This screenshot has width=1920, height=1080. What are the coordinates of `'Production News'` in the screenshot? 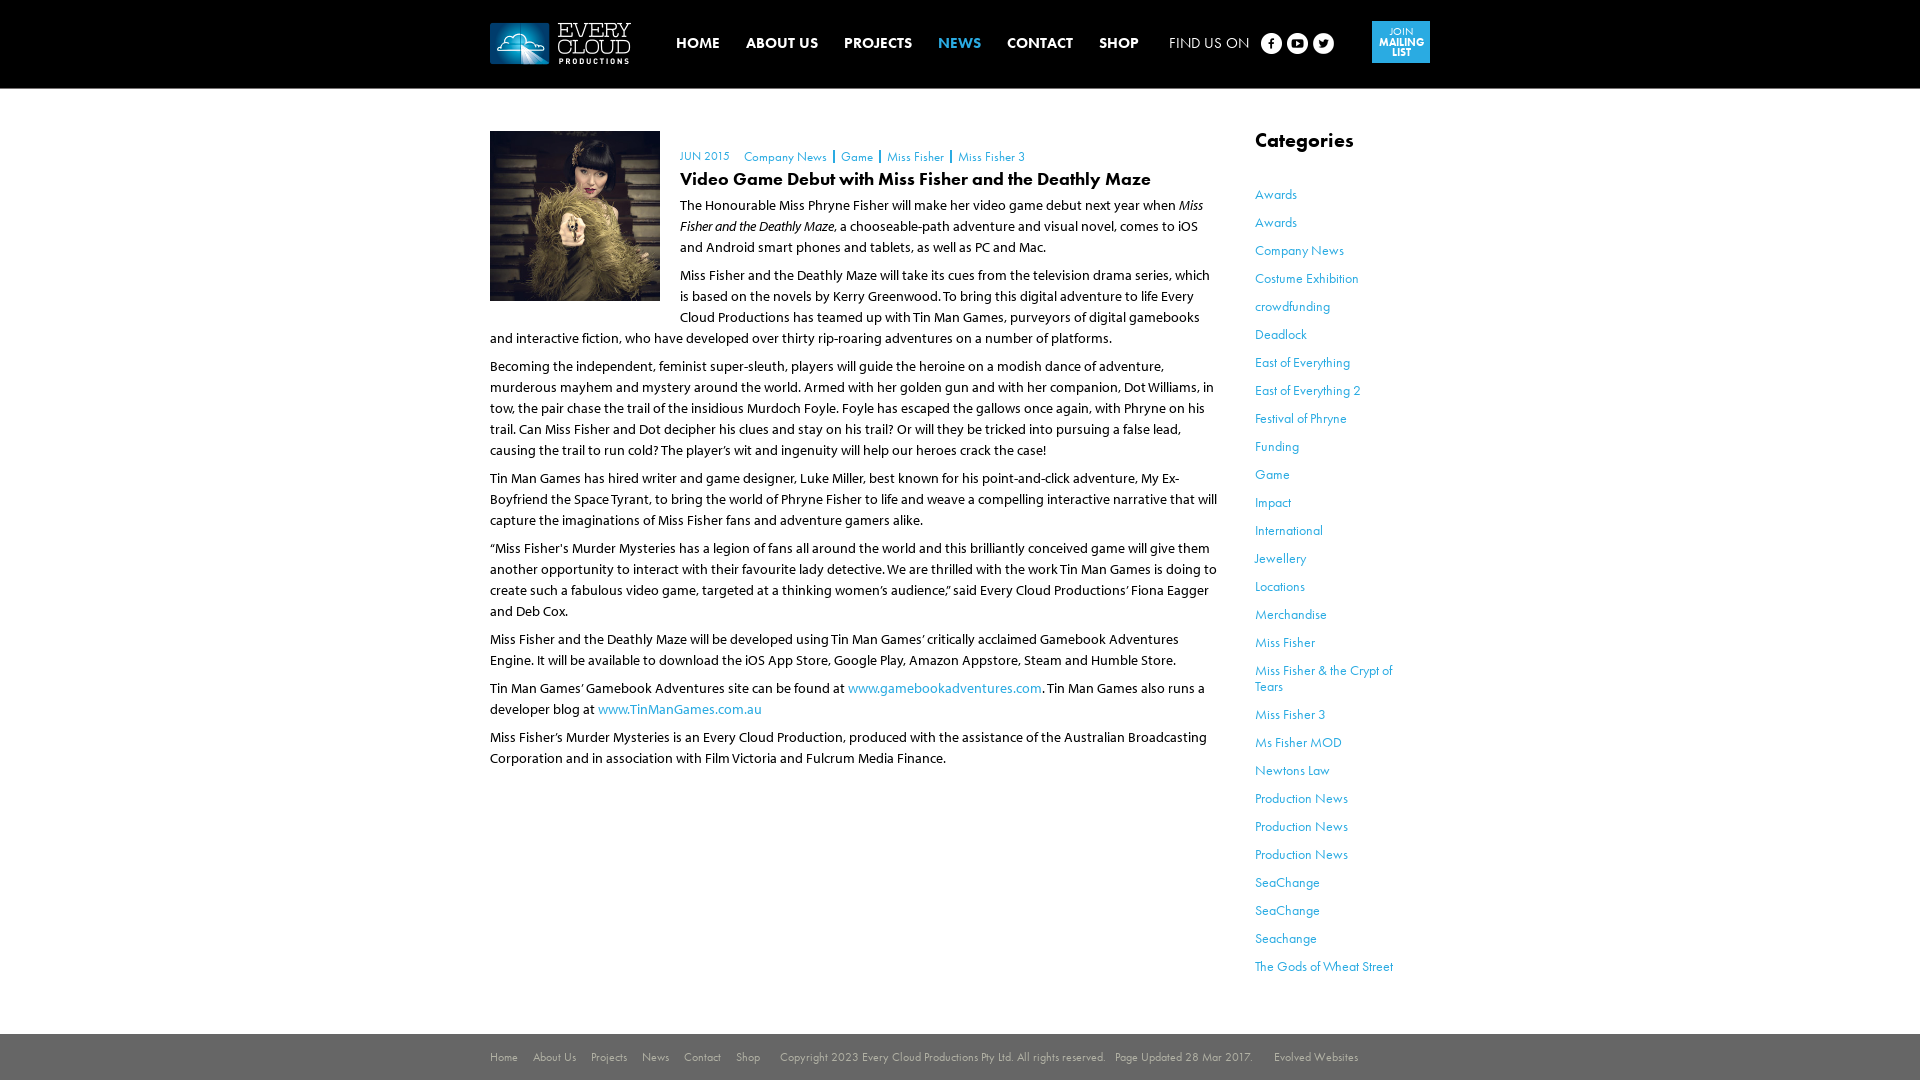 It's located at (1301, 825).